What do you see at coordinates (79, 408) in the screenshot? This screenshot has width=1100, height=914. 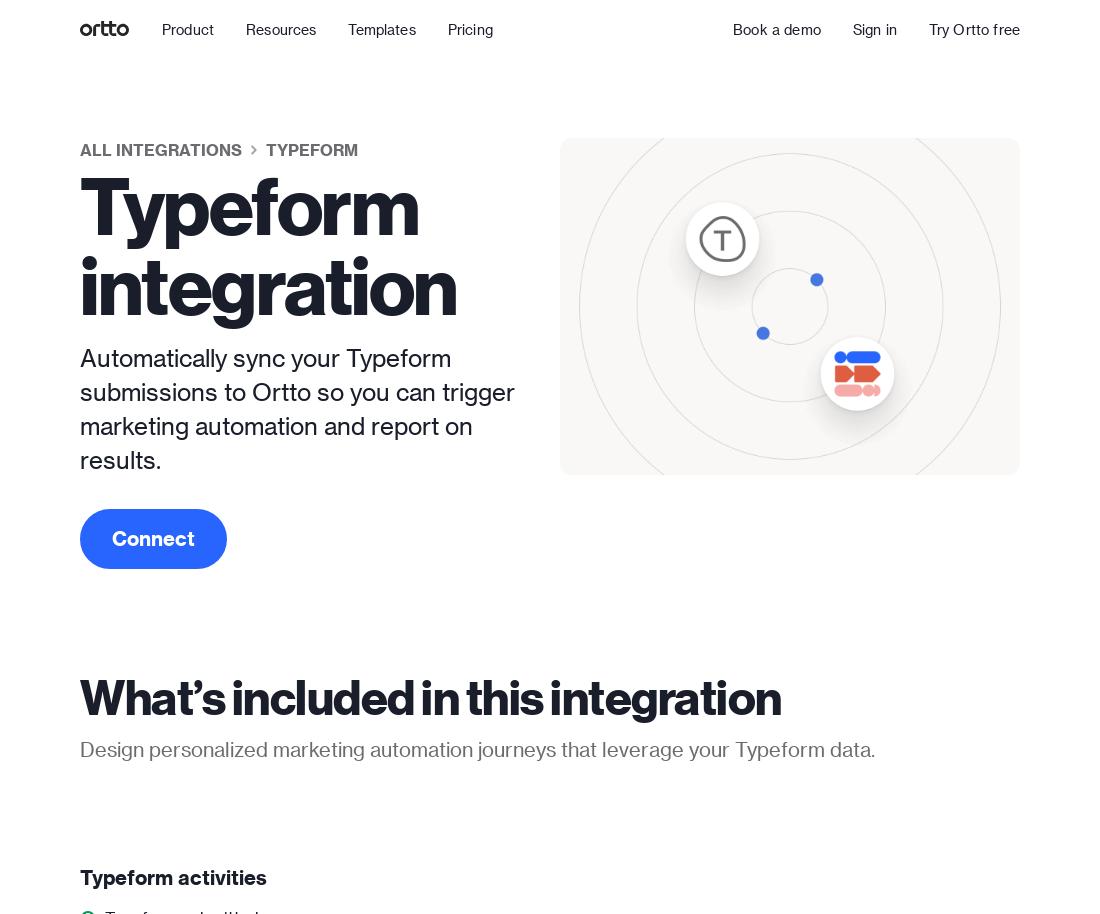 I see `'Automatically sync your Typeform submissions to Ortto so you can trigger marketing automation and report on results.'` at bounding box center [79, 408].